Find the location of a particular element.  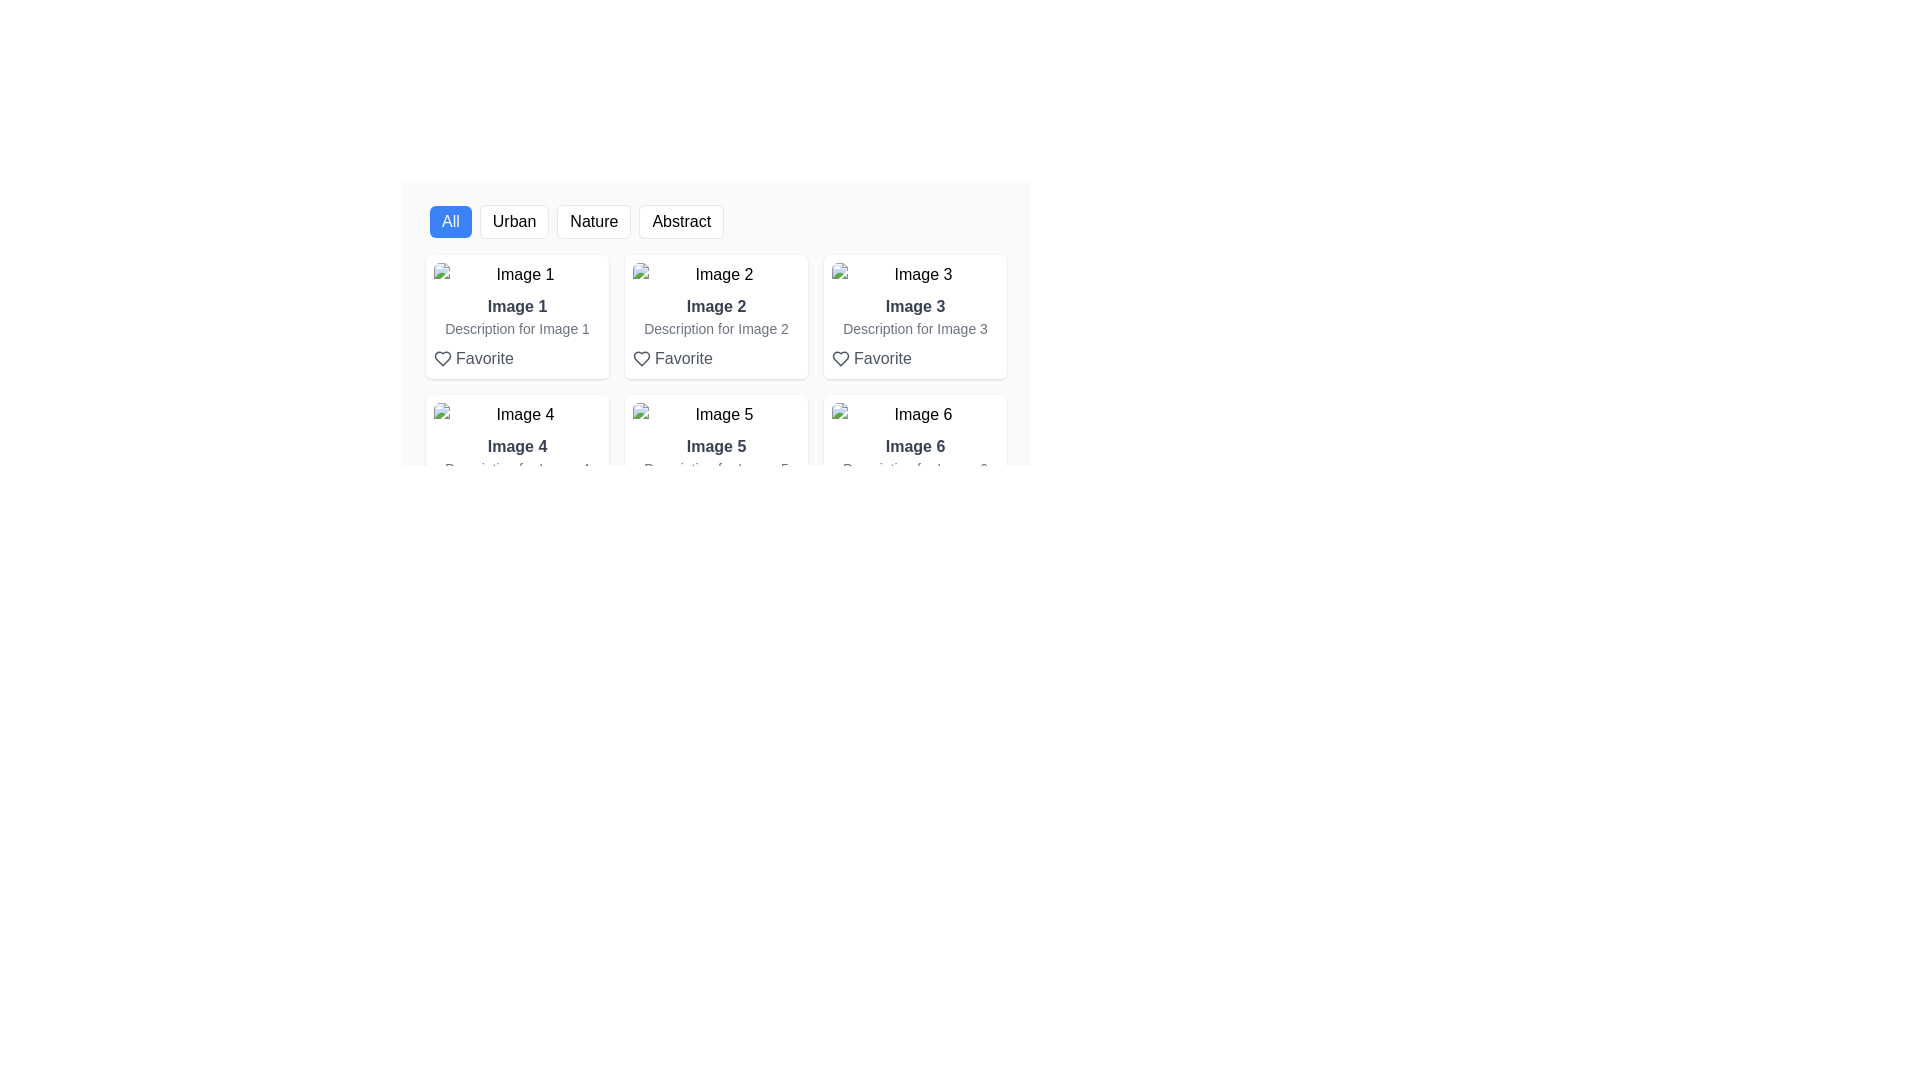

the text label displaying 'Image 6', which is styled with a semi-bold font and located within the sixth card of a grid layout, positioned below the image thumbnail is located at coordinates (914, 446).